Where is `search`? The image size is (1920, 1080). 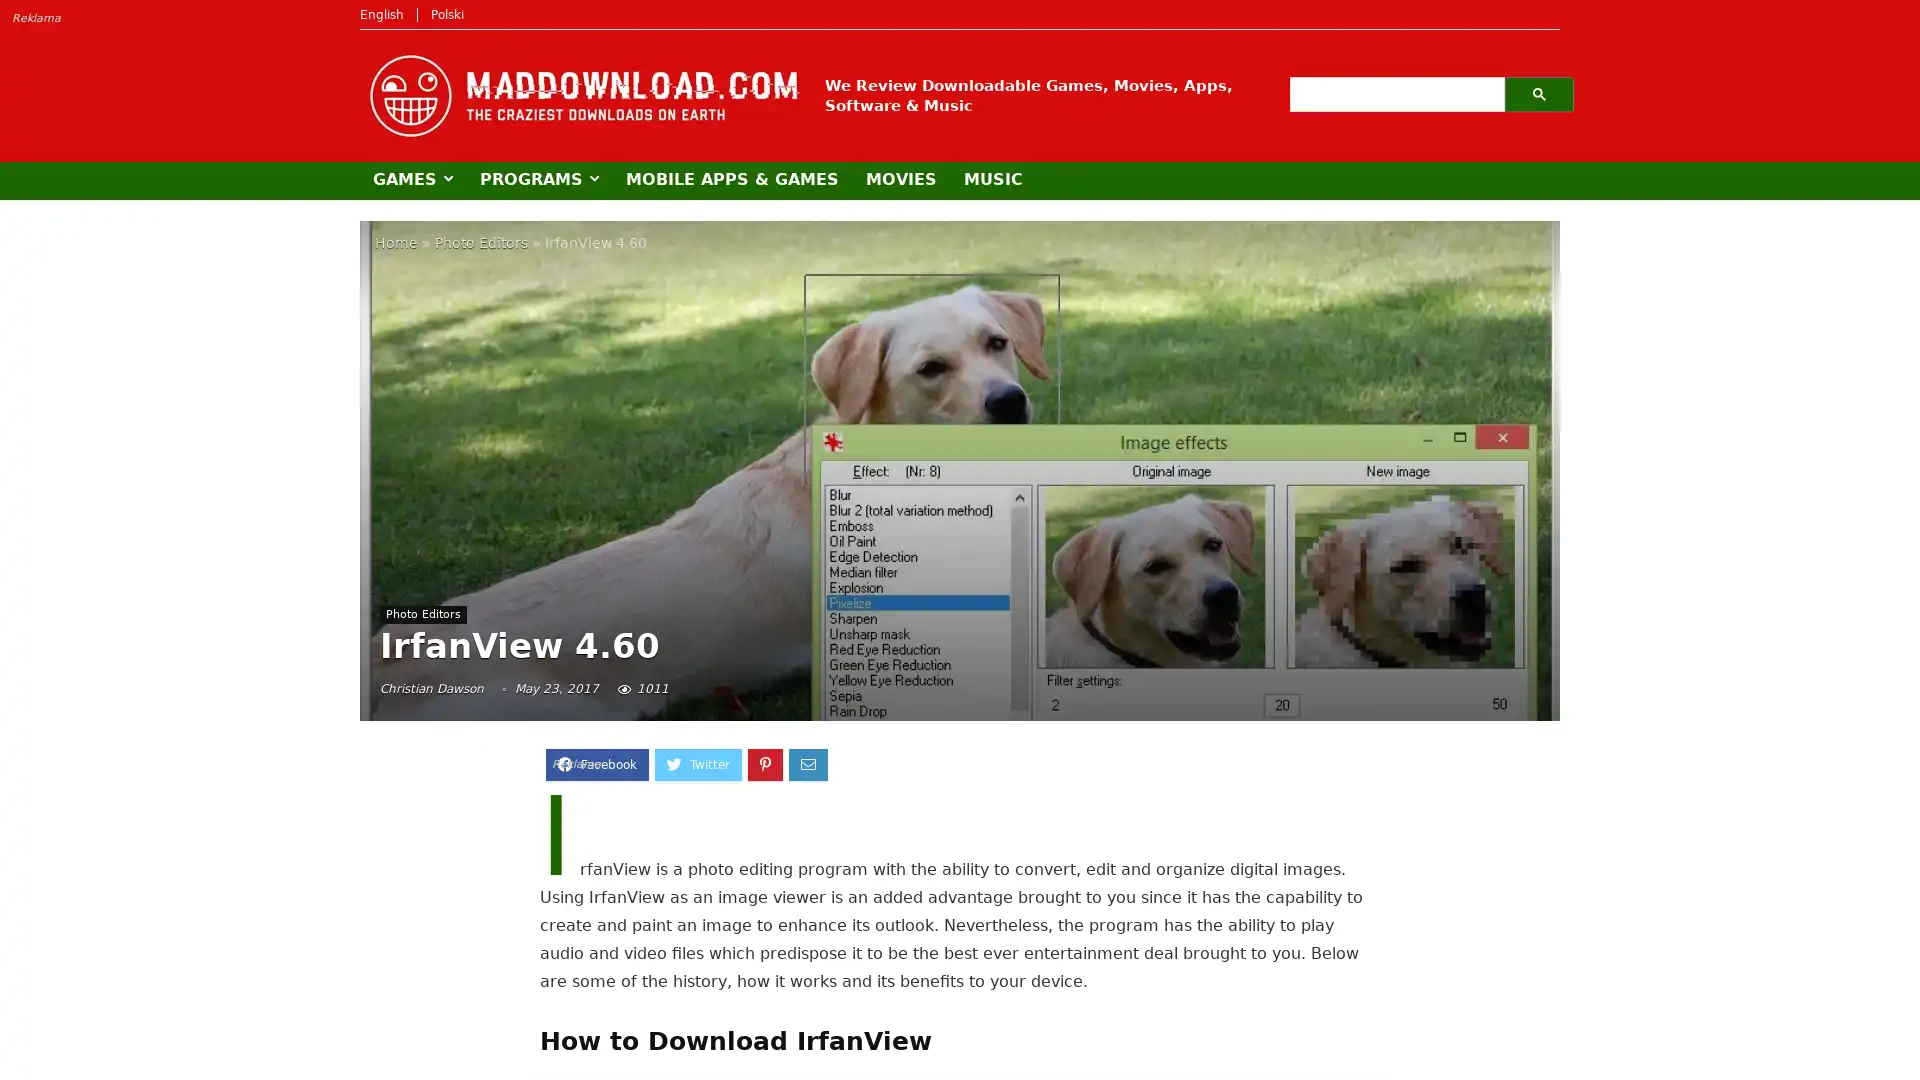
search is located at coordinates (1538, 93).